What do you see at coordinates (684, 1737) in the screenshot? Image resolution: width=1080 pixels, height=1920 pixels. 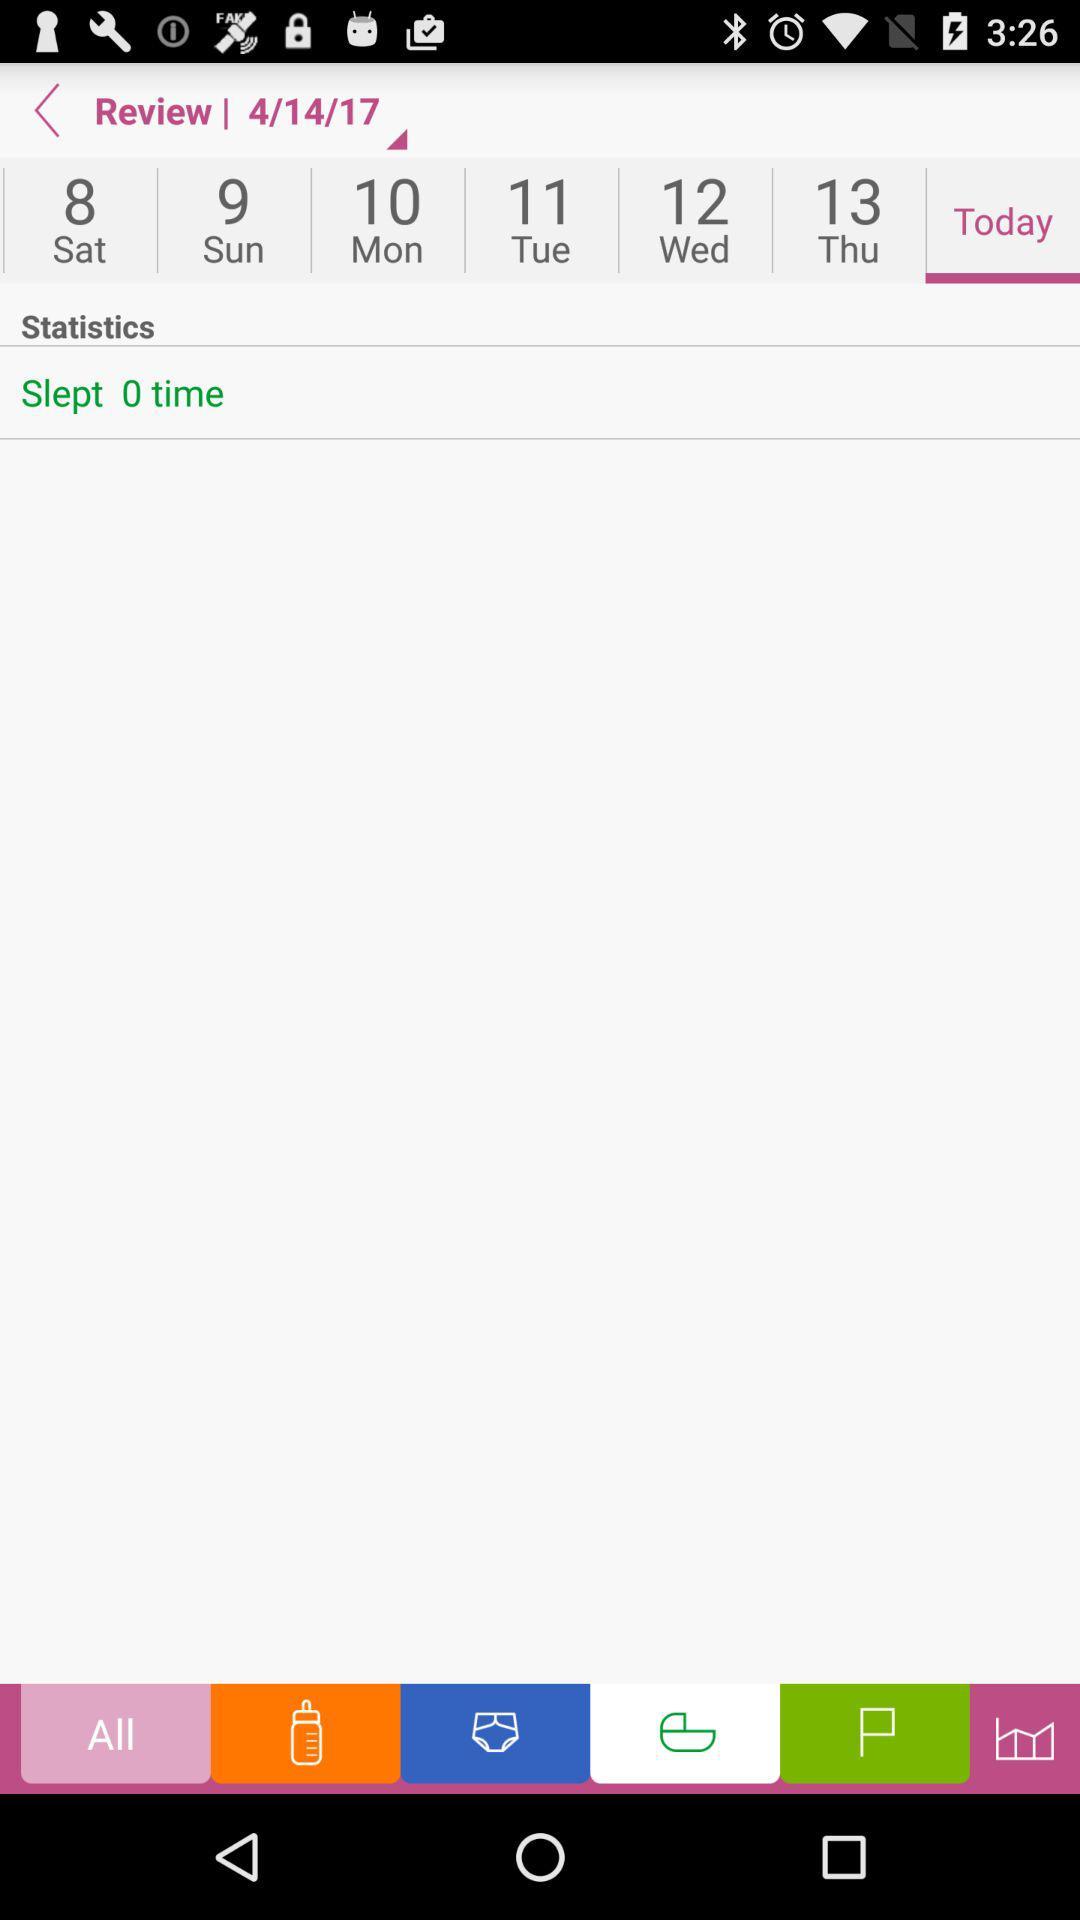 I see `set event day` at bounding box center [684, 1737].